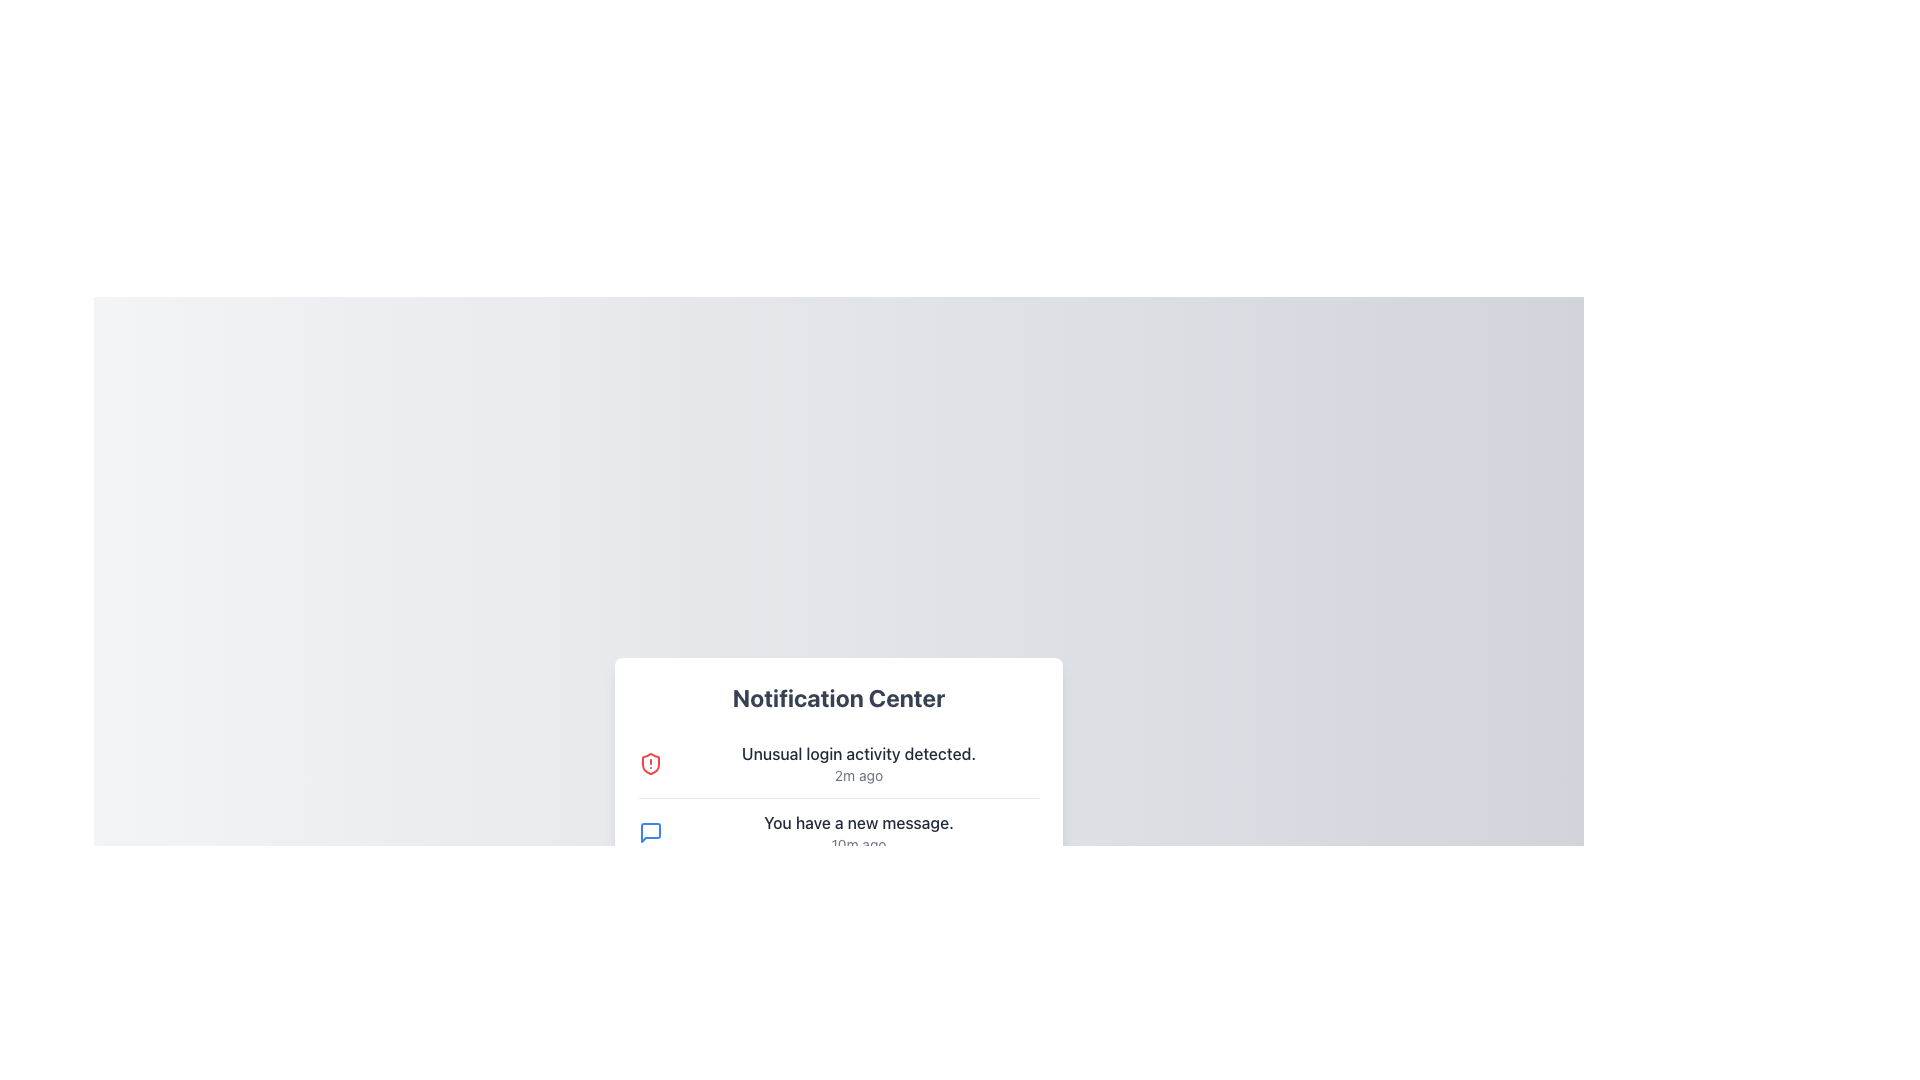 This screenshot has height=1080, width=1920. What do you see at coordinates (651, 833) in the screenshot?
I see `the minimalistic blue outlined speech bubble icon located in the Notification Center, which is positioned second in the list next to the text 'You have a new message.'` at bounding box center [651, 833].